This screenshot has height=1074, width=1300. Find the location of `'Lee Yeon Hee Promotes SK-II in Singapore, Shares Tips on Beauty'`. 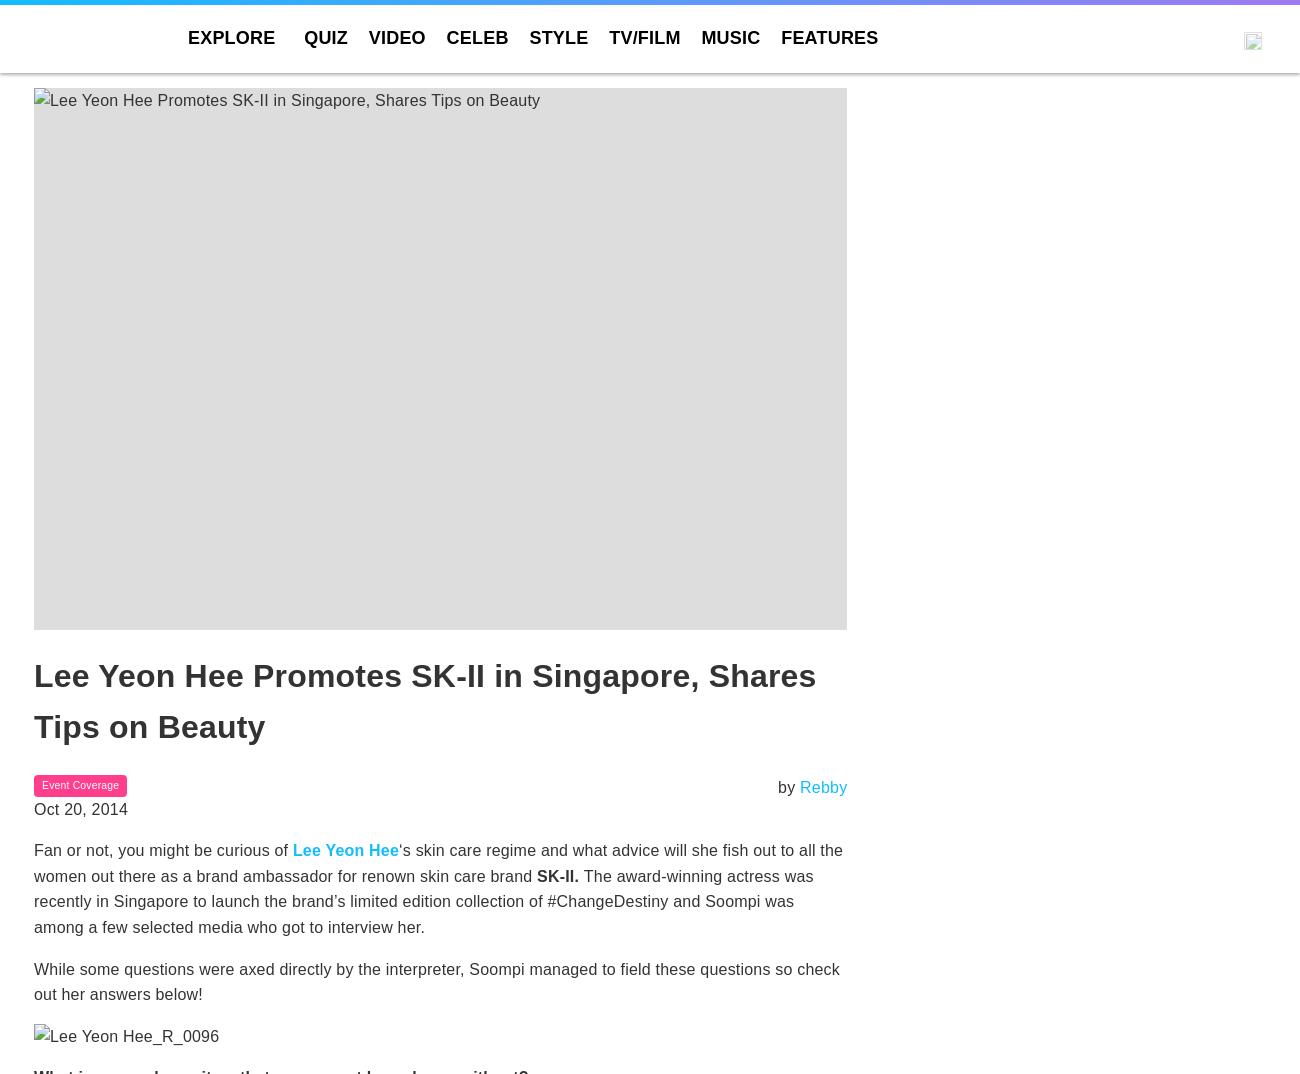

'Lee Yeon Hee Promotes SK-II in Singapore, Shares Tips on Beauty' is located at coordinates (424, 701).